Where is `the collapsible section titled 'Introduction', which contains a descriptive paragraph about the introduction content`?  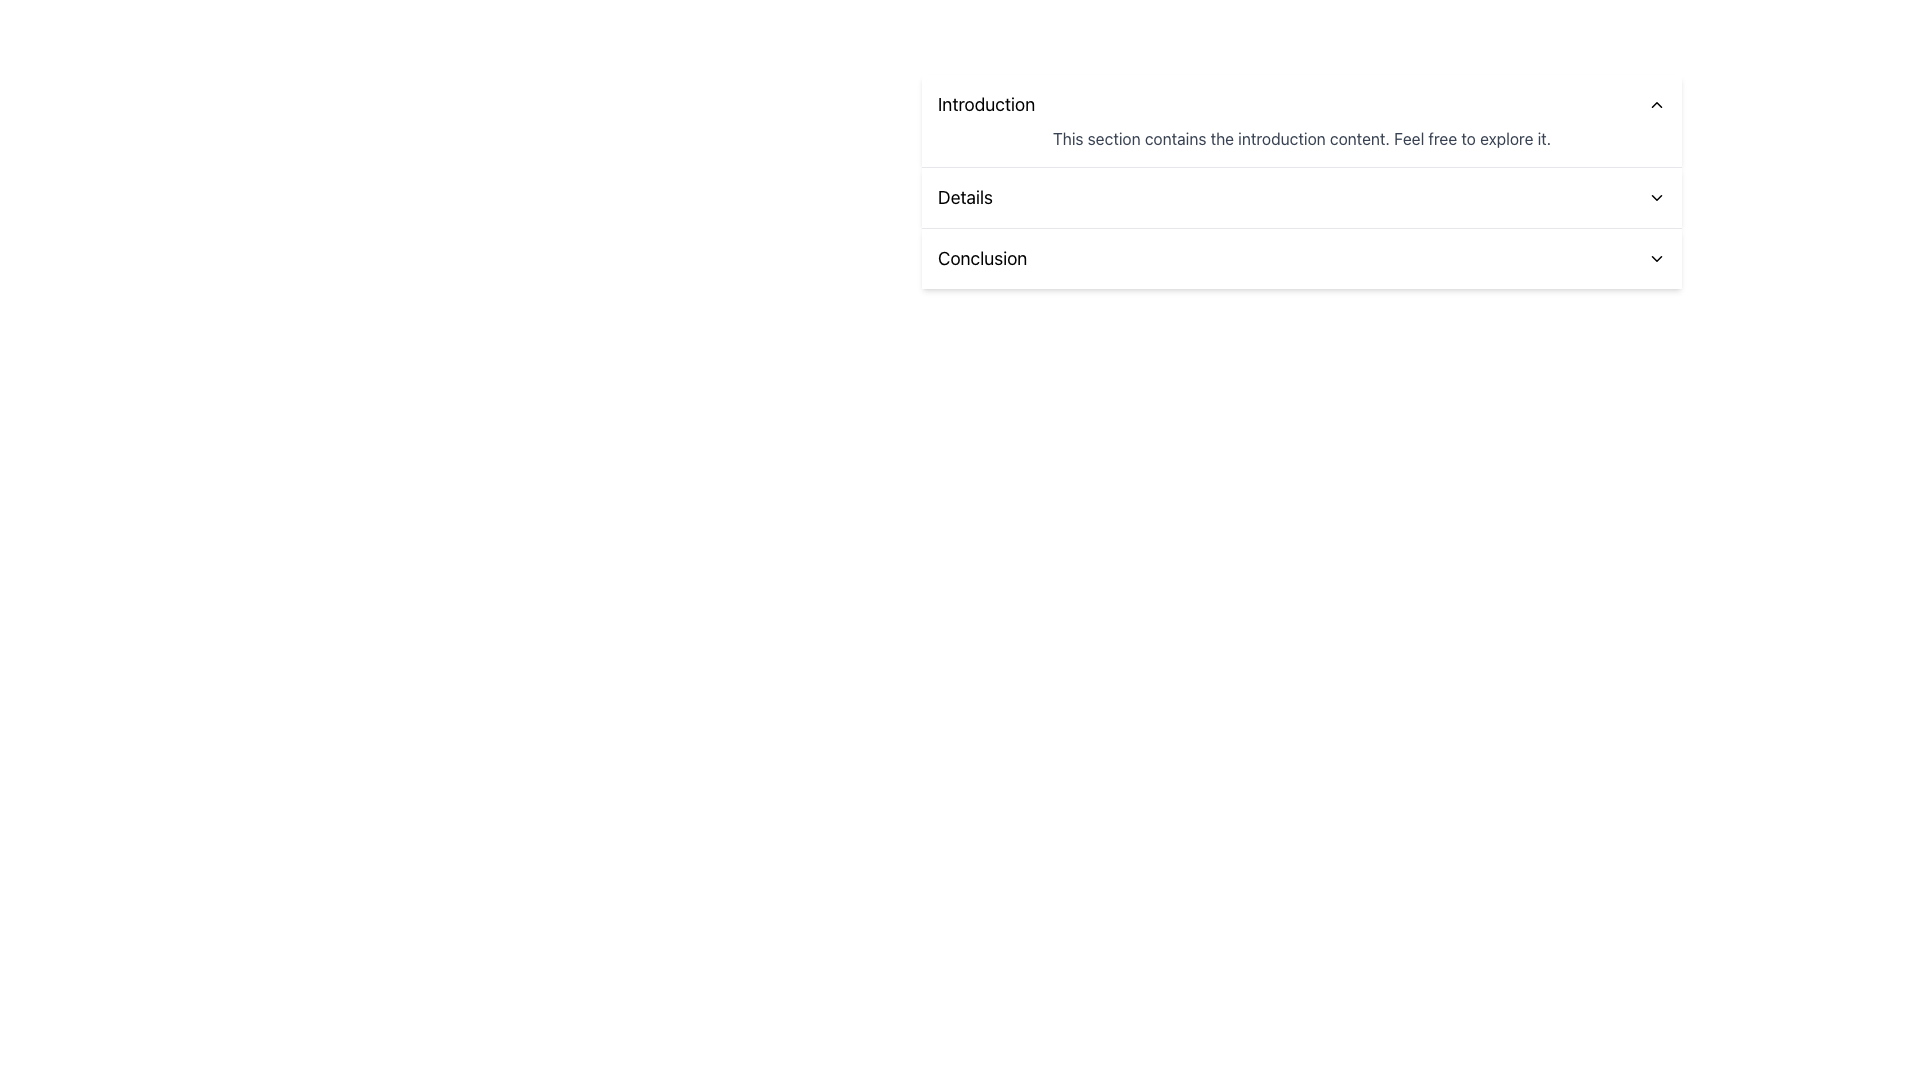 the collapsible section titled 'Introduction', which contains a descriptive paragraph about the introduction content is located at coordinates (1301, 120).